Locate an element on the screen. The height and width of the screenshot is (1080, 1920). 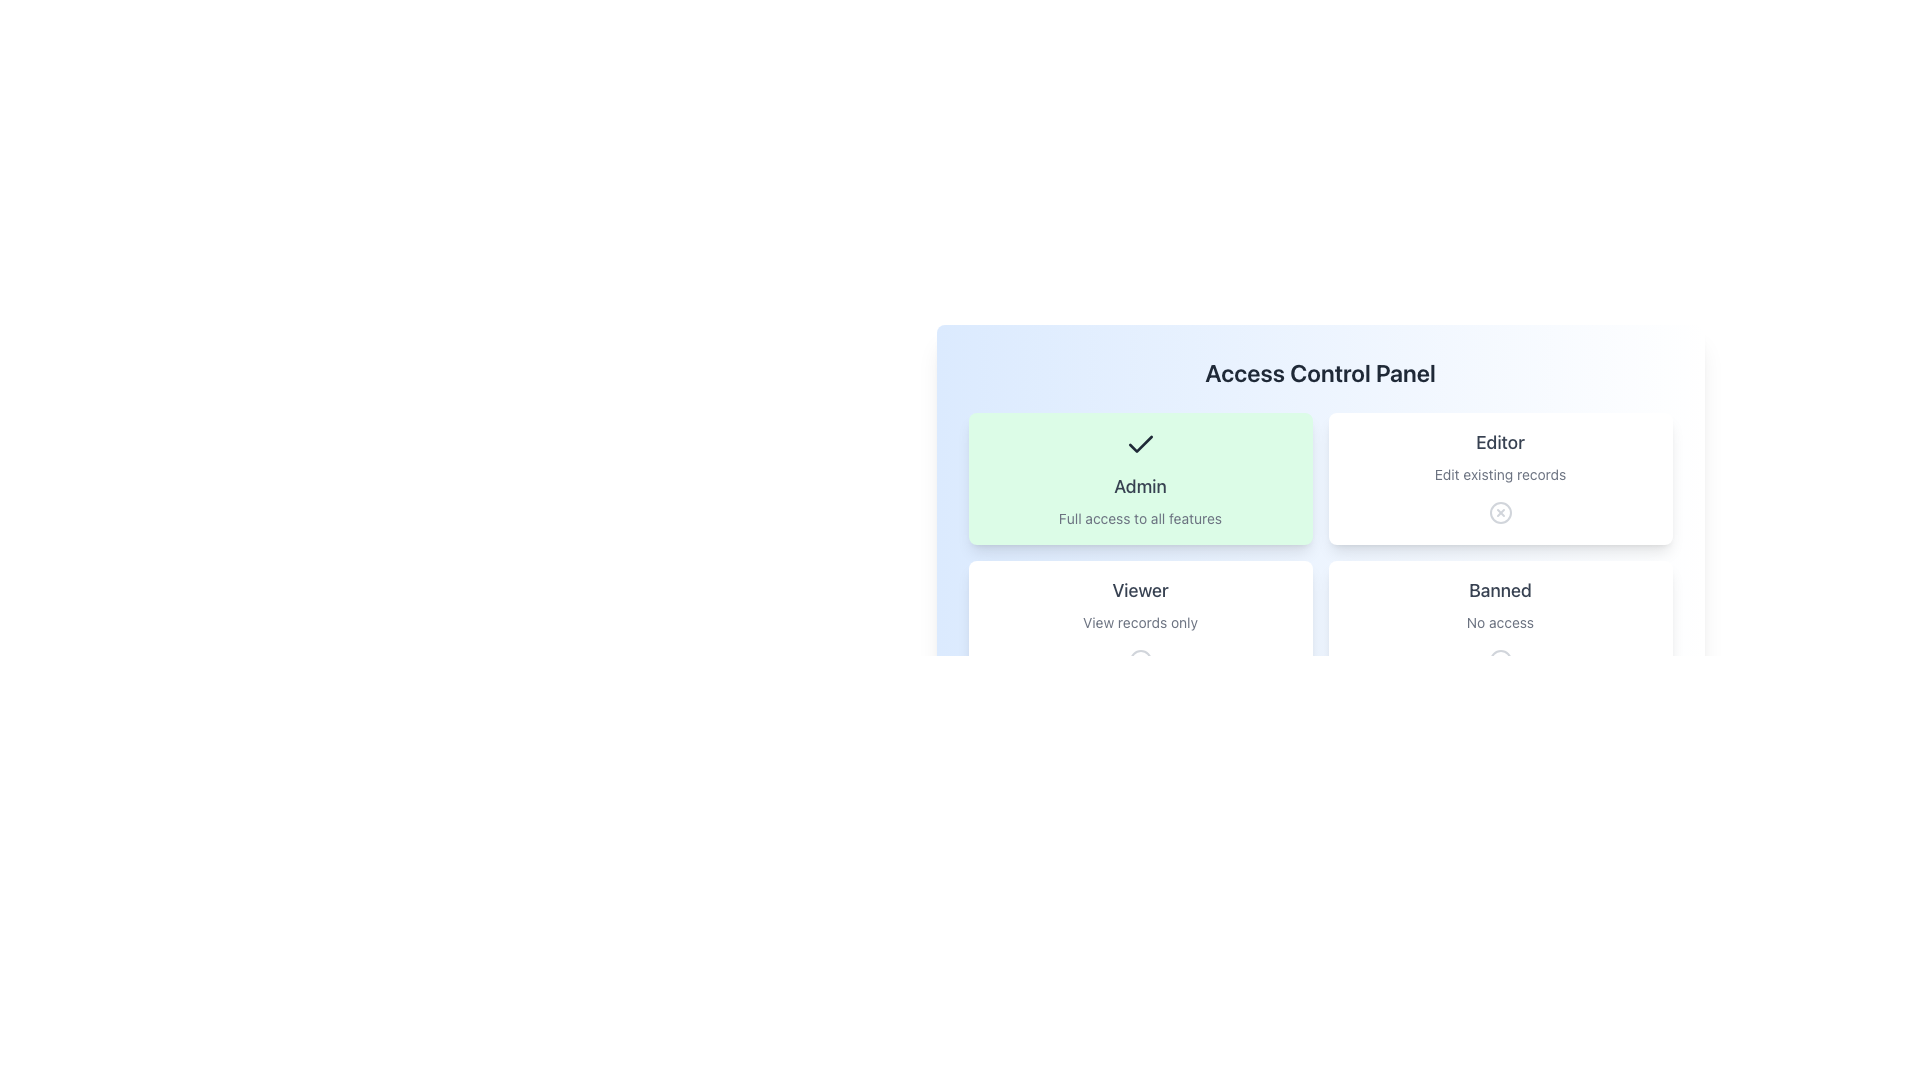
the text label that reads 'Full access to all features', which is styled with a small font size, light gray text color, and centered alignment, located below the 'Admin' label within a light green box is located at coordinates (1140, 518).